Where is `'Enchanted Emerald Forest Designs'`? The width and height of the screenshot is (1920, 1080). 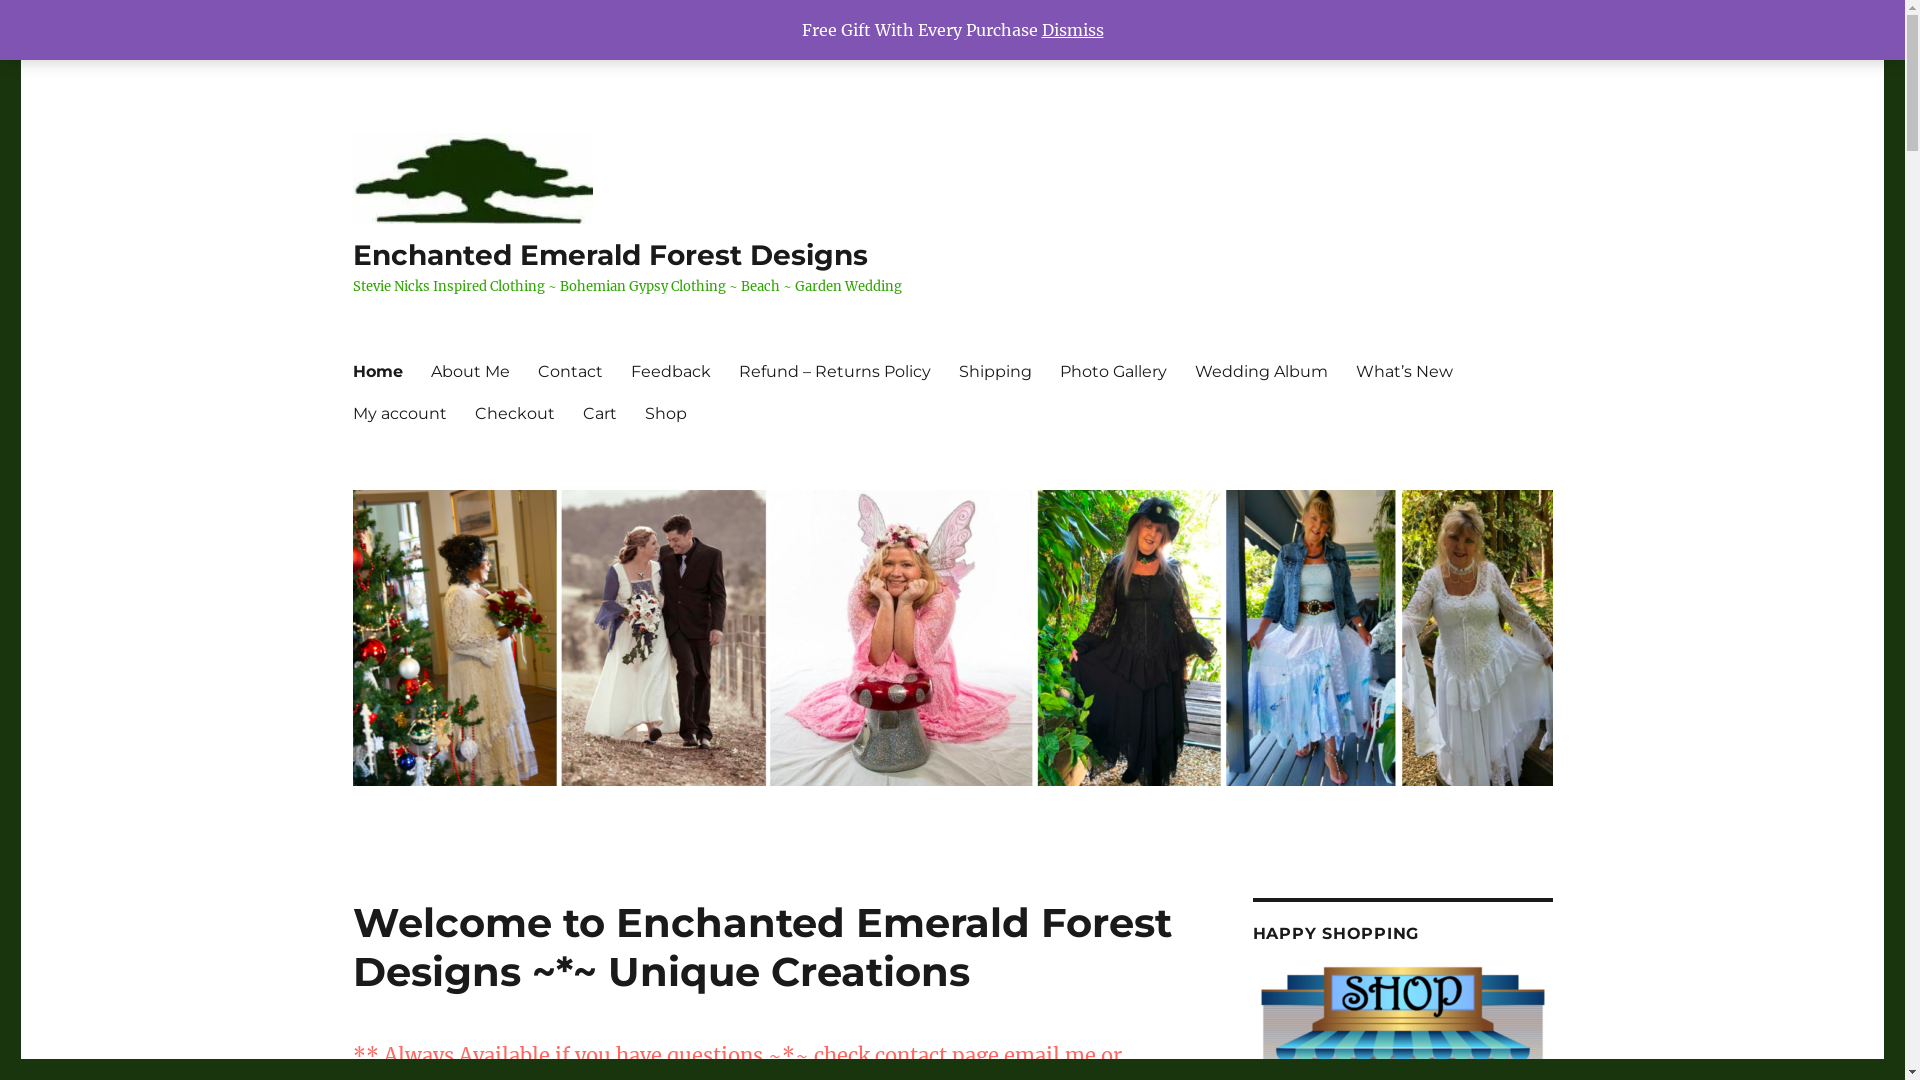
'Enchanted Emerald Forest Designs' is located at coordinates (608, 253).